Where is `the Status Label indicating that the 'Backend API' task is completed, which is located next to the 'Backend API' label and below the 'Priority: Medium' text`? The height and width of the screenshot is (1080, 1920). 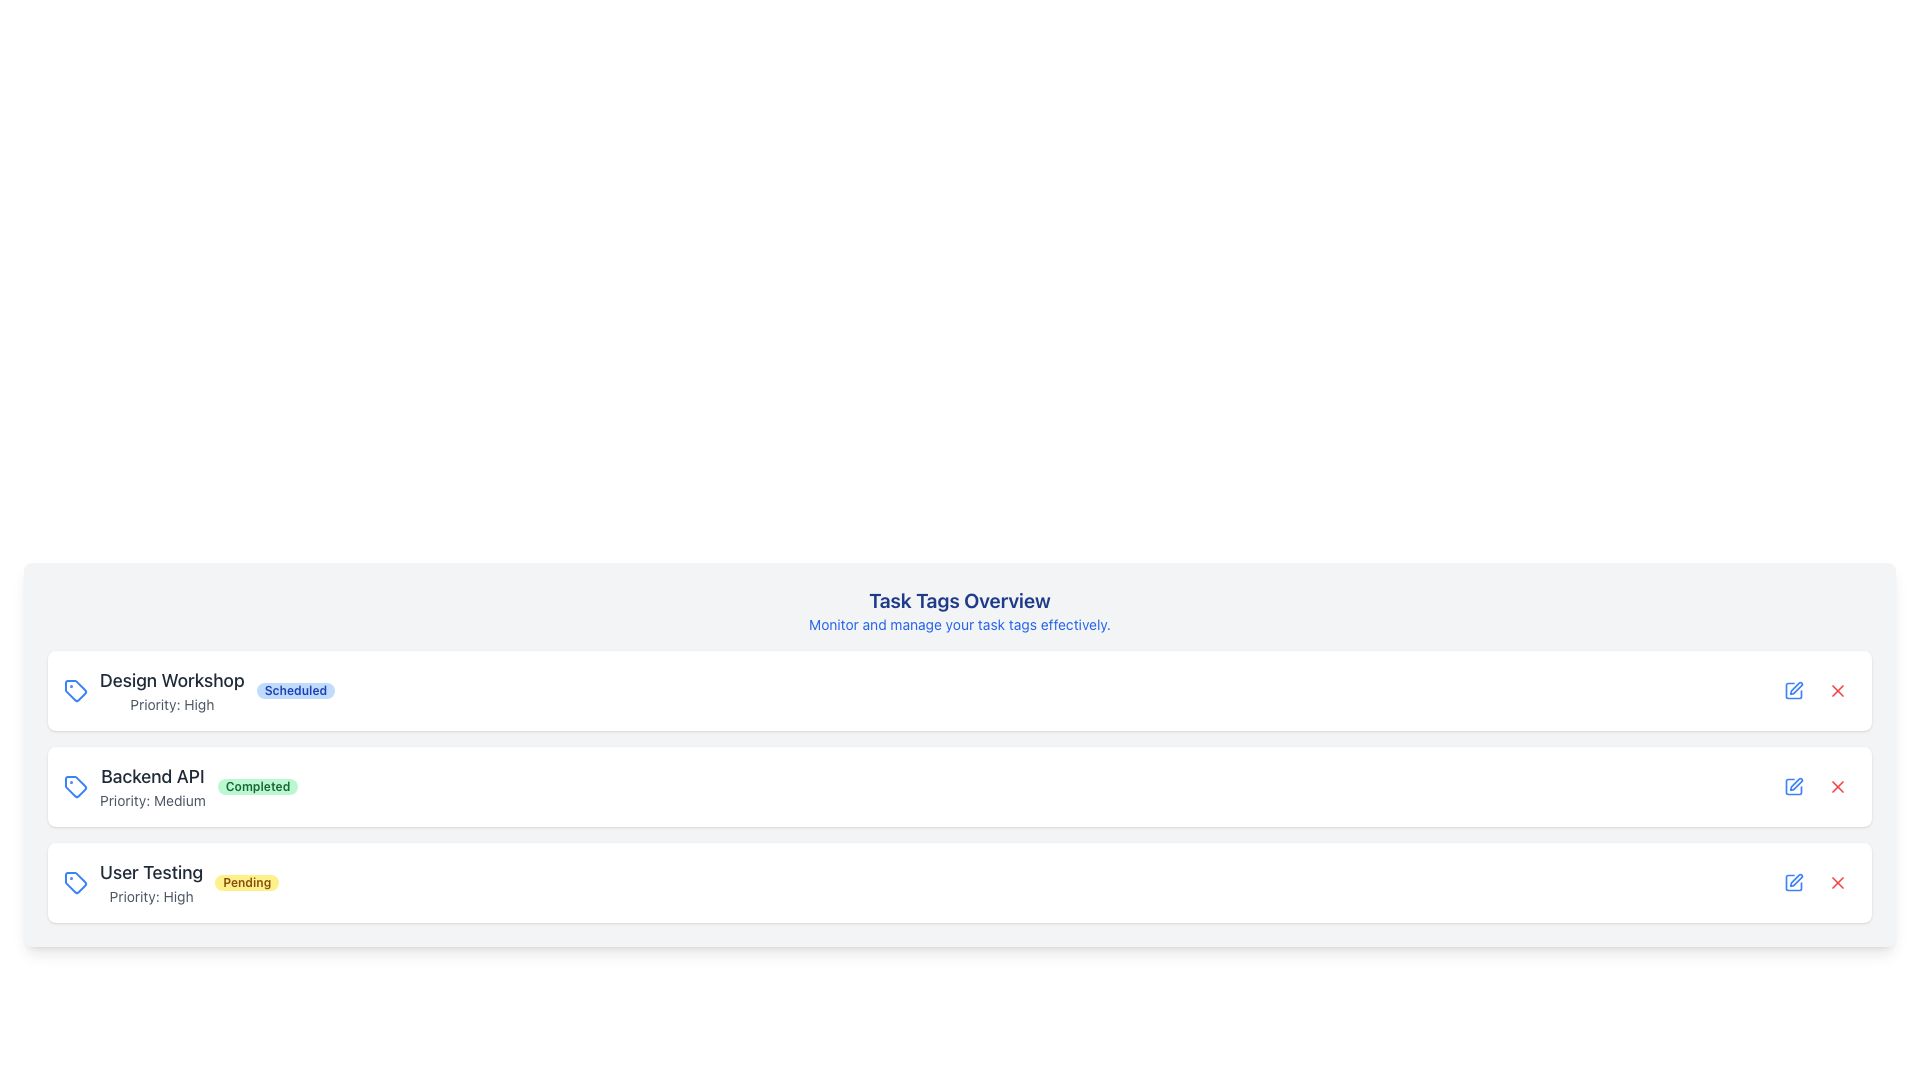 the Status Label indicating that the 'Backend API' task is completed, which is located next to the 'Backend API' label and below the 'Priority: Medium' text is located at coordinates (257, 785).